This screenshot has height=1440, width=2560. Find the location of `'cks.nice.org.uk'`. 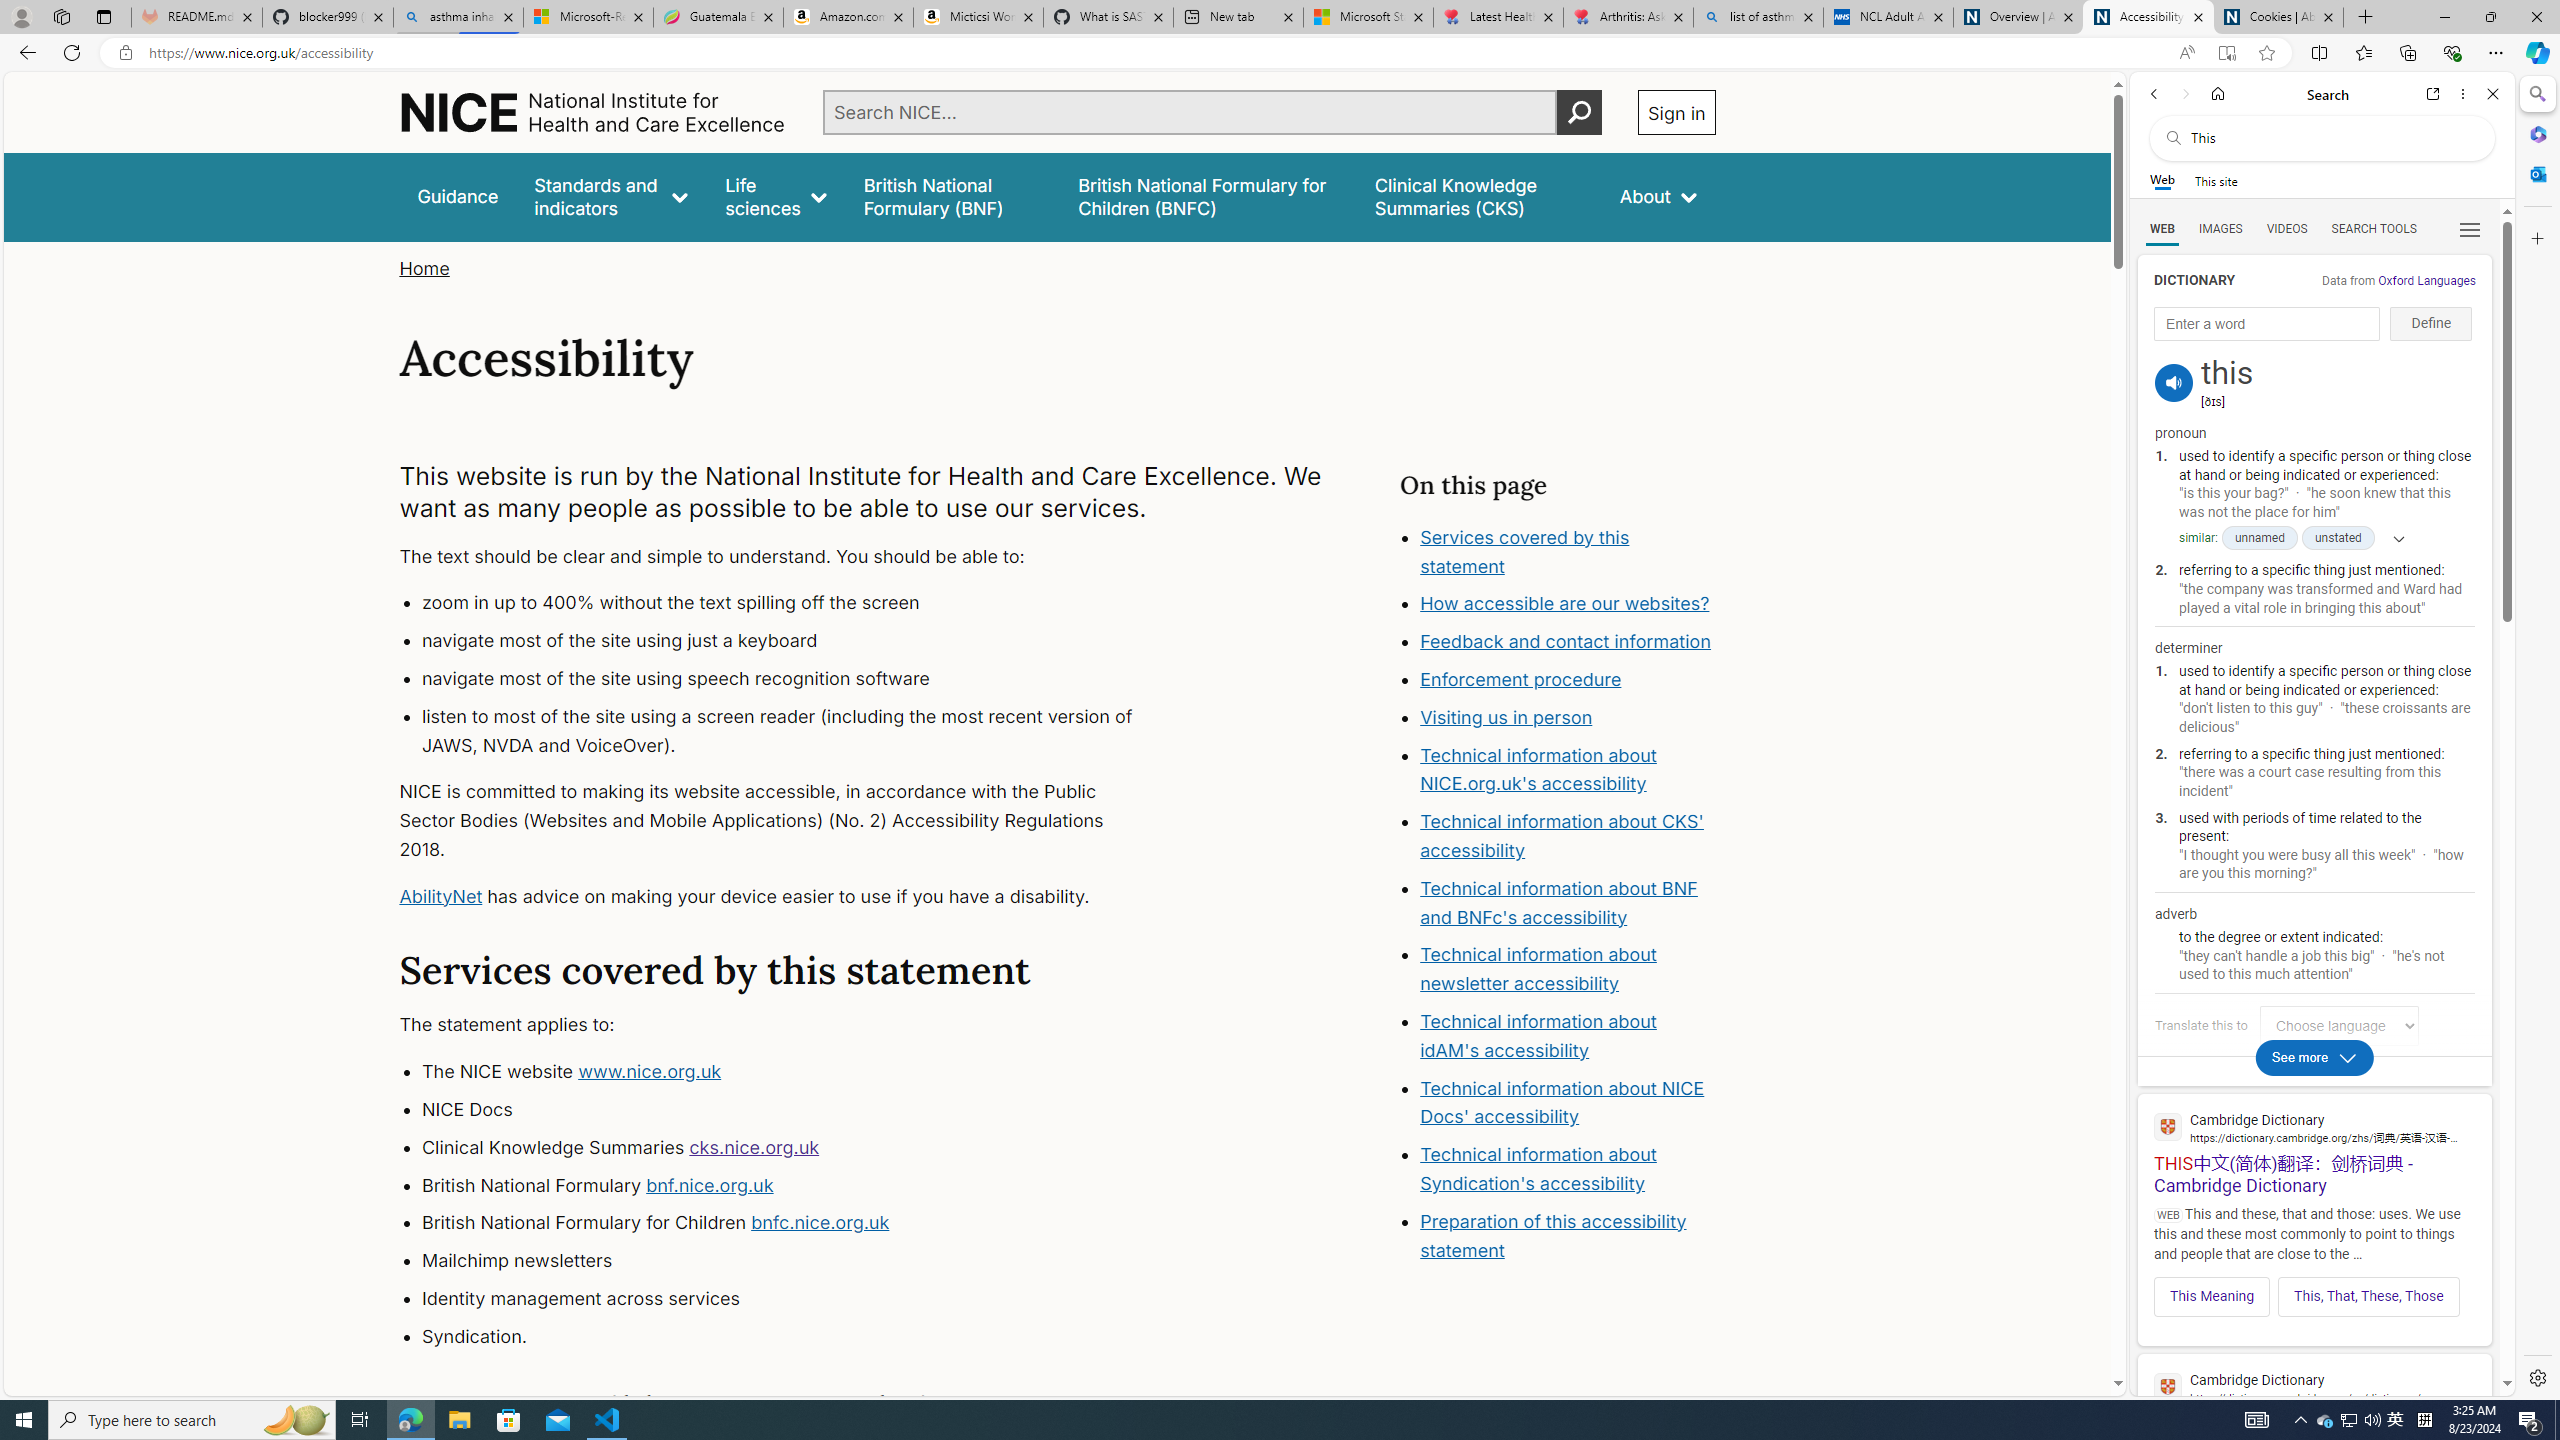

'cks.nice.org.uk' is located at coordinates (753, 1145).